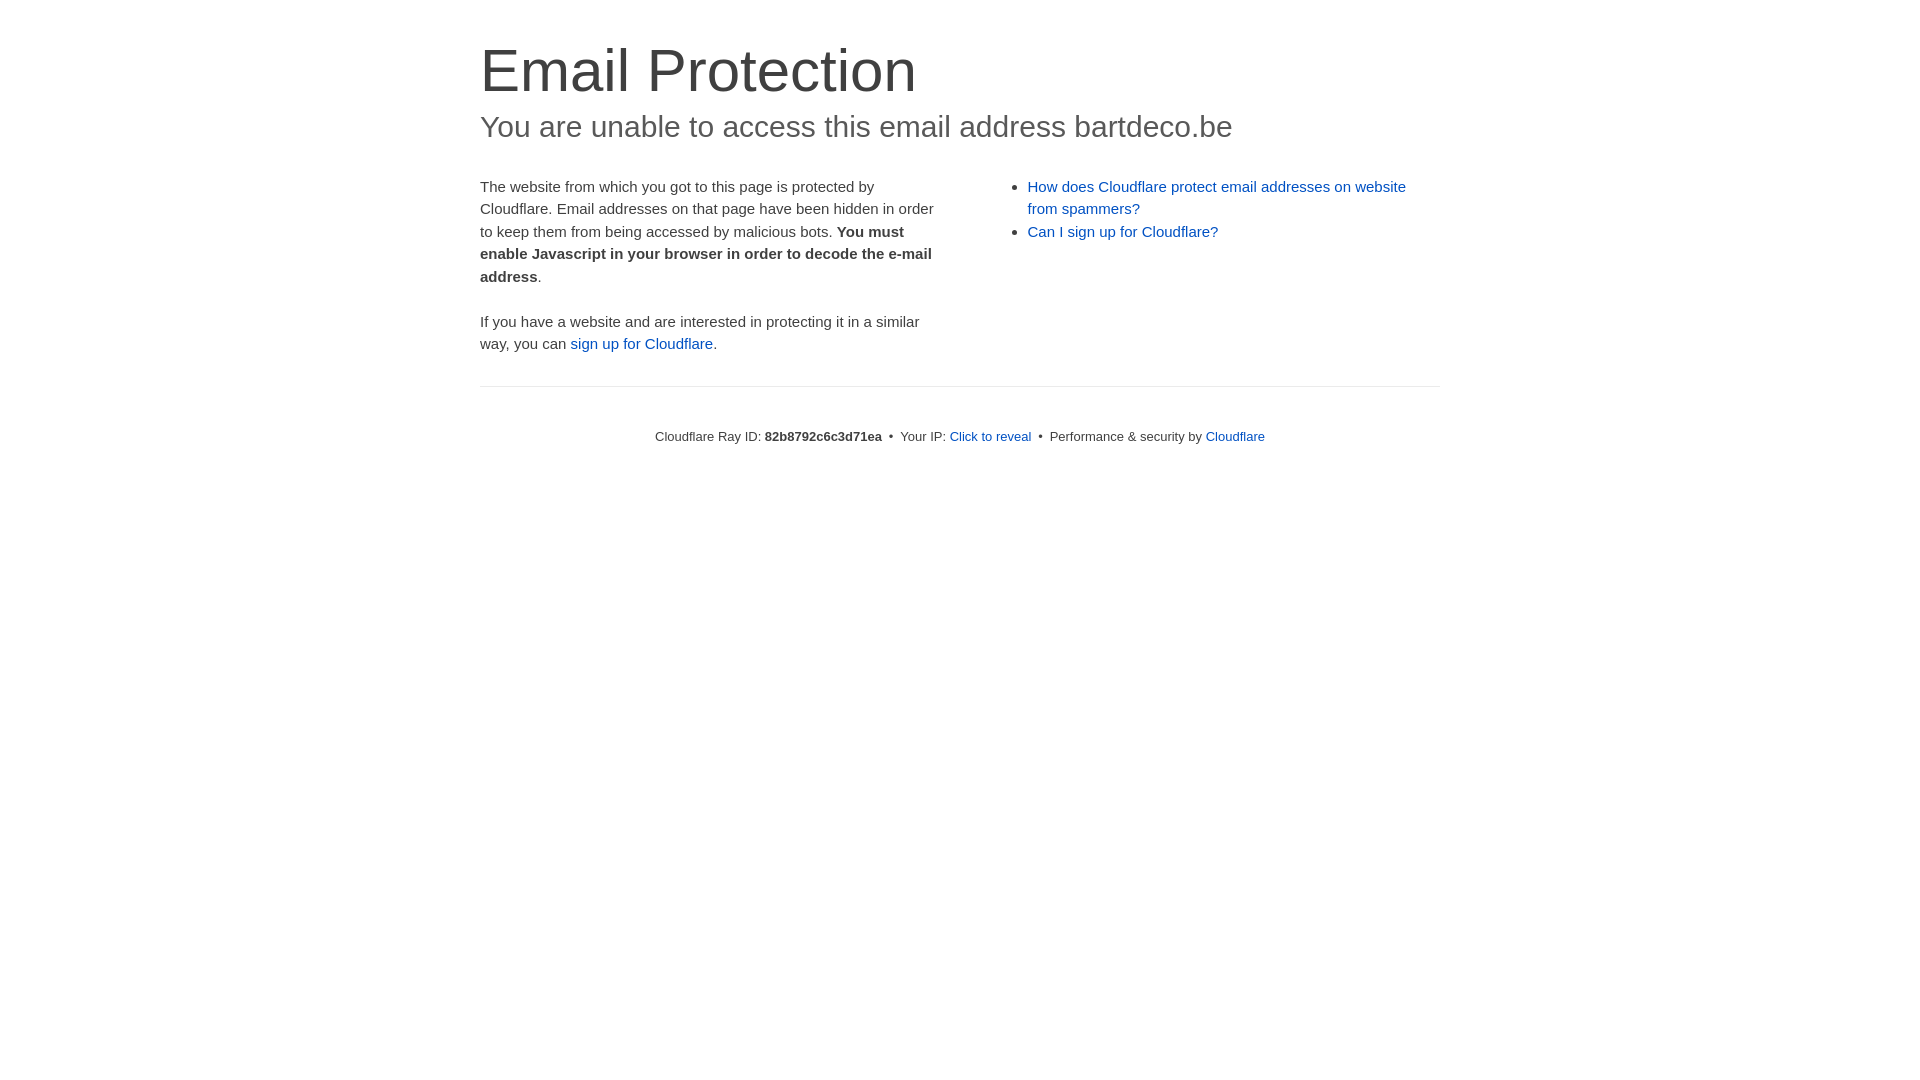 The width and height of the screenshot is (1920, 1080). Describe the element at coordinates (1123, 230) in the screenshot. I see `'Can I sign up for Cloudflare?'` at that location.